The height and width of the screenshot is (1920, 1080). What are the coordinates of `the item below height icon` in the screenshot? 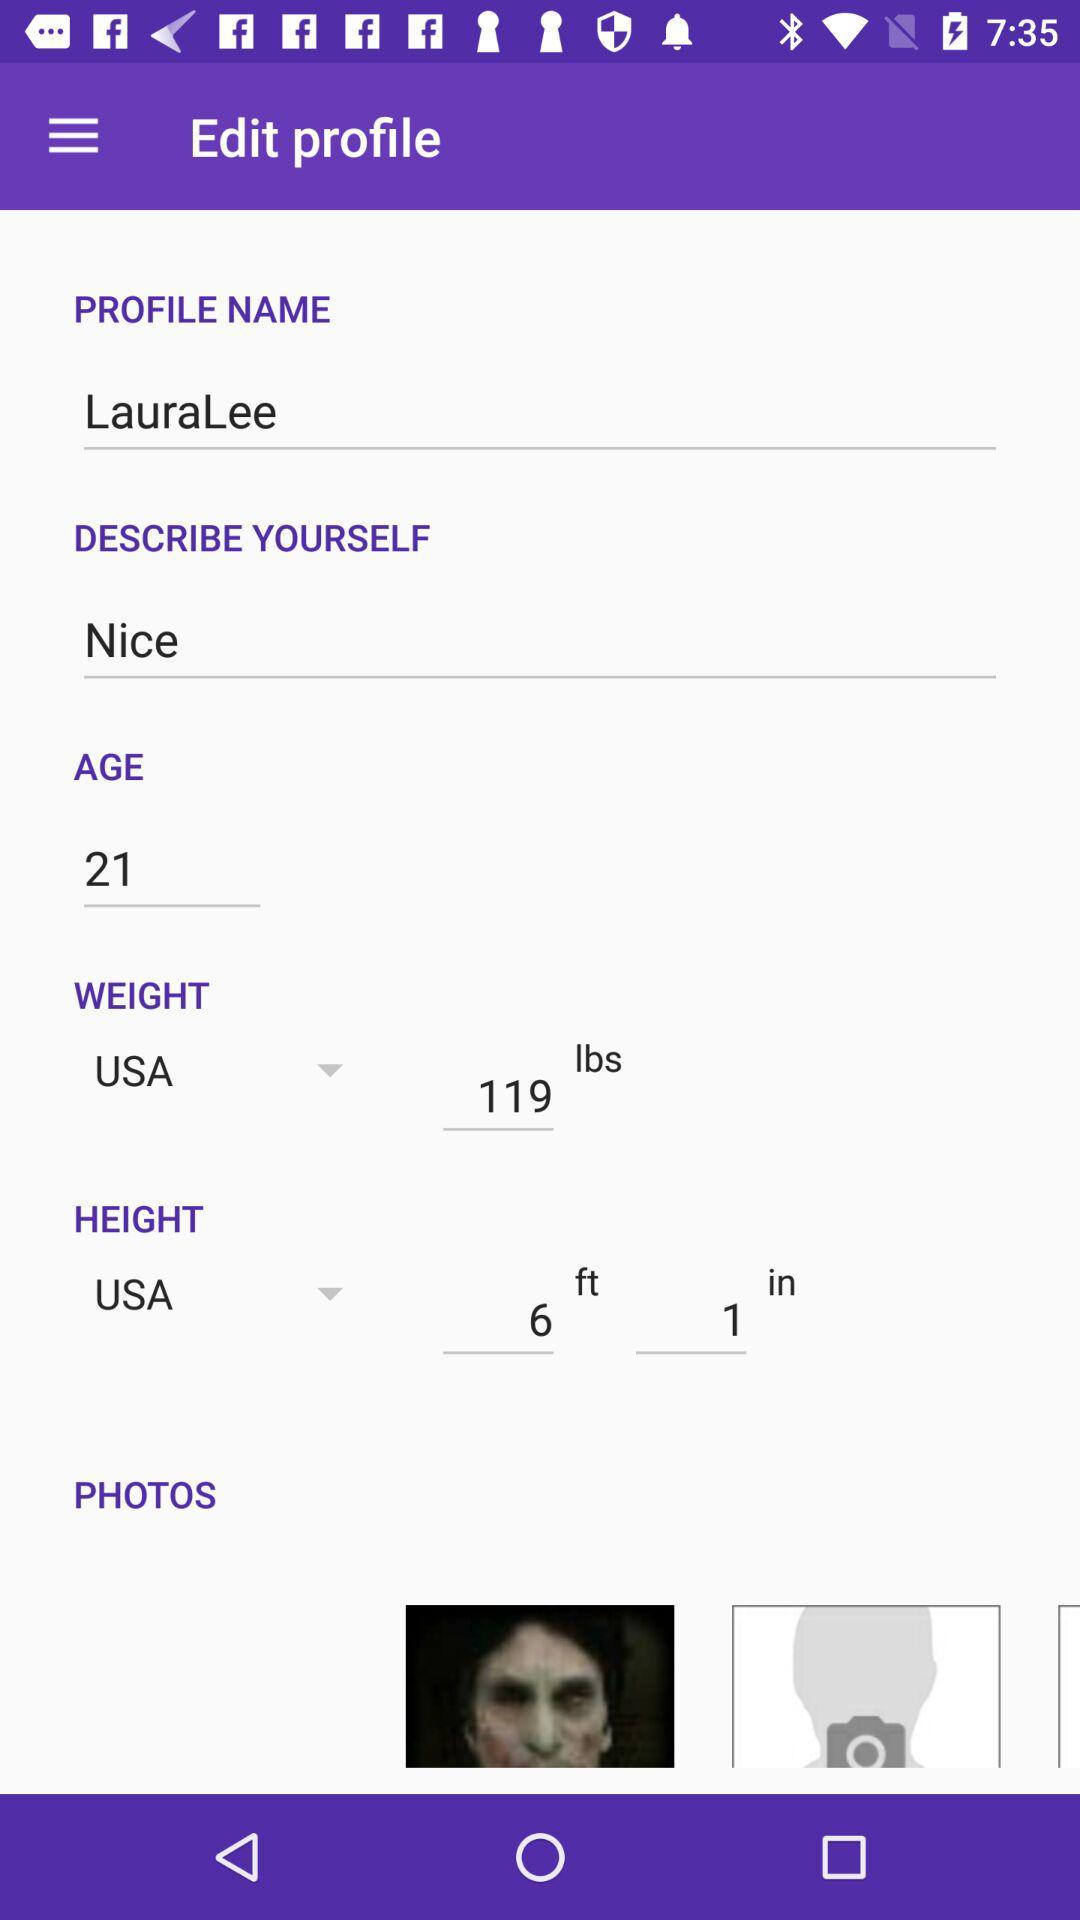 It's located at (690, 1318).